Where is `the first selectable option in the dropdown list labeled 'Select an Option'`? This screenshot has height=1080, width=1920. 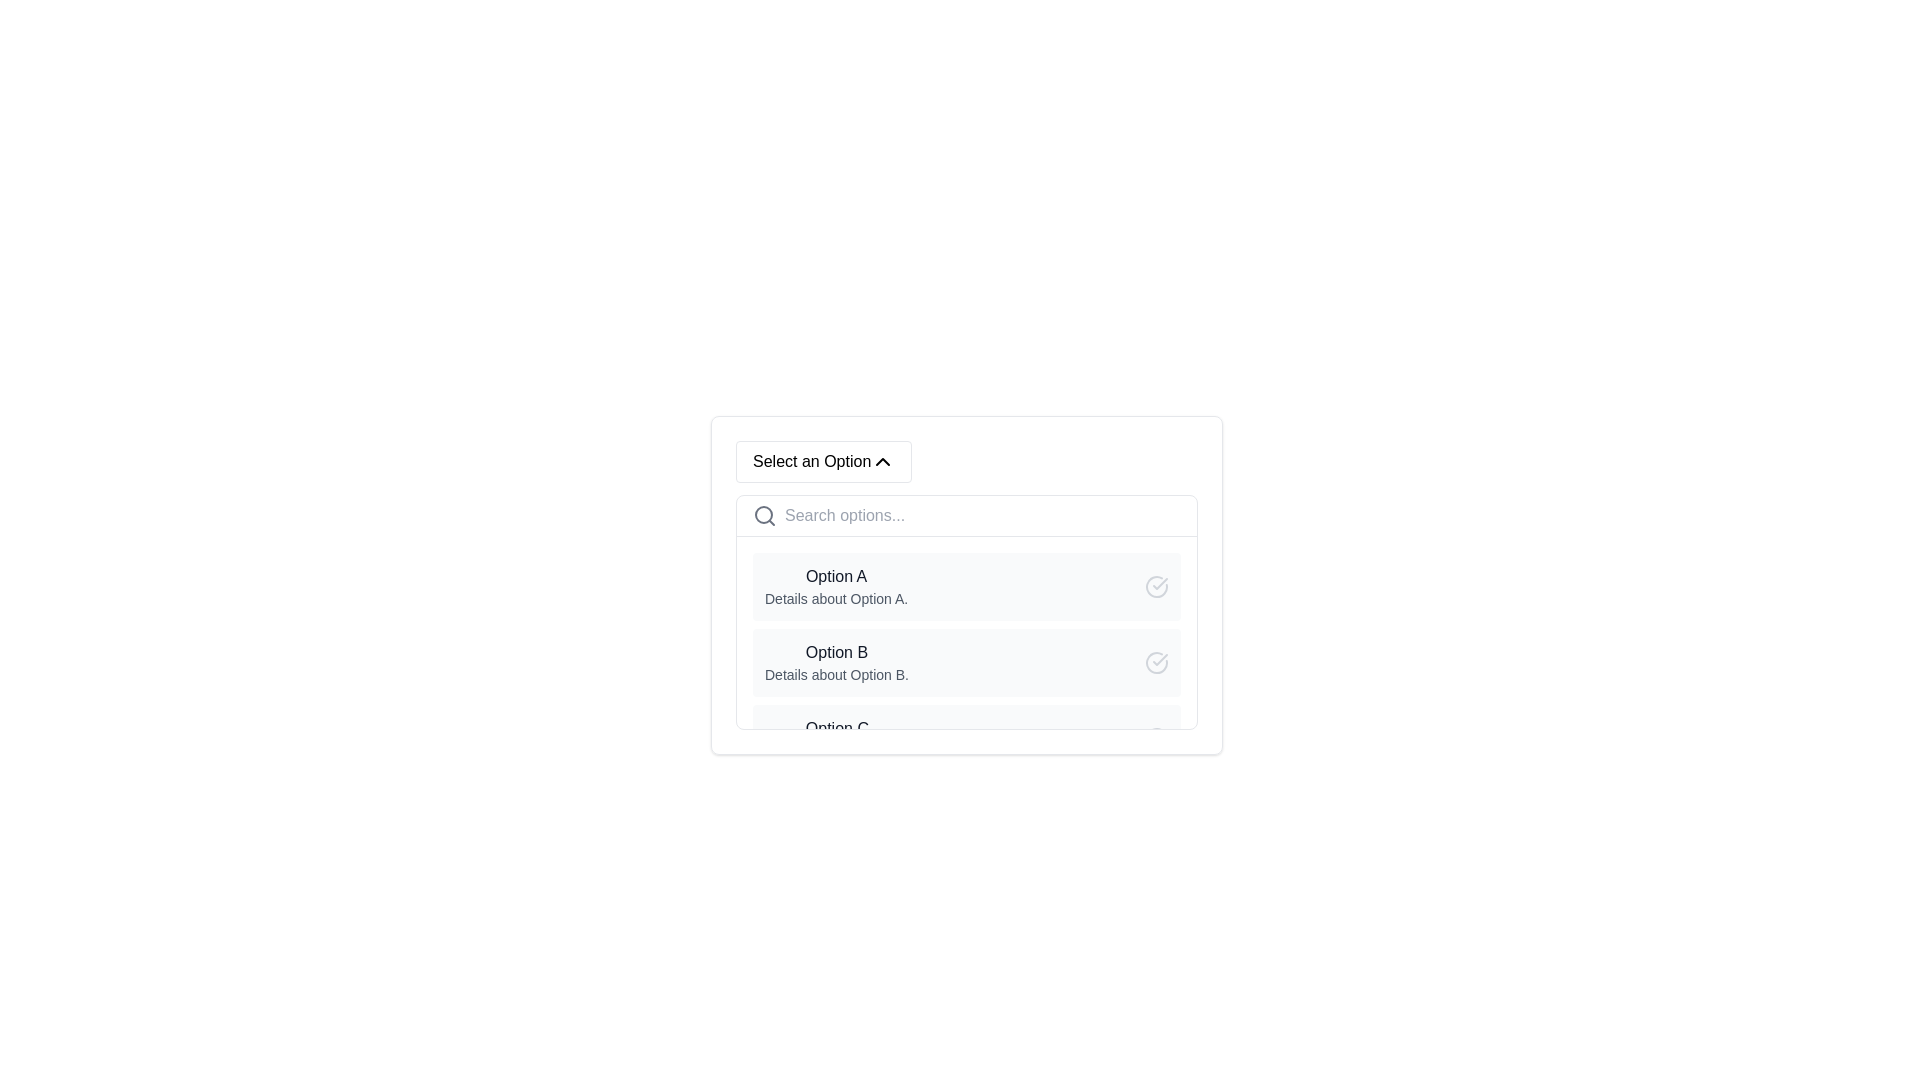
the first selectable option in the dropdown list labeled 'Select an Option' is located at coordinates (836, 585).